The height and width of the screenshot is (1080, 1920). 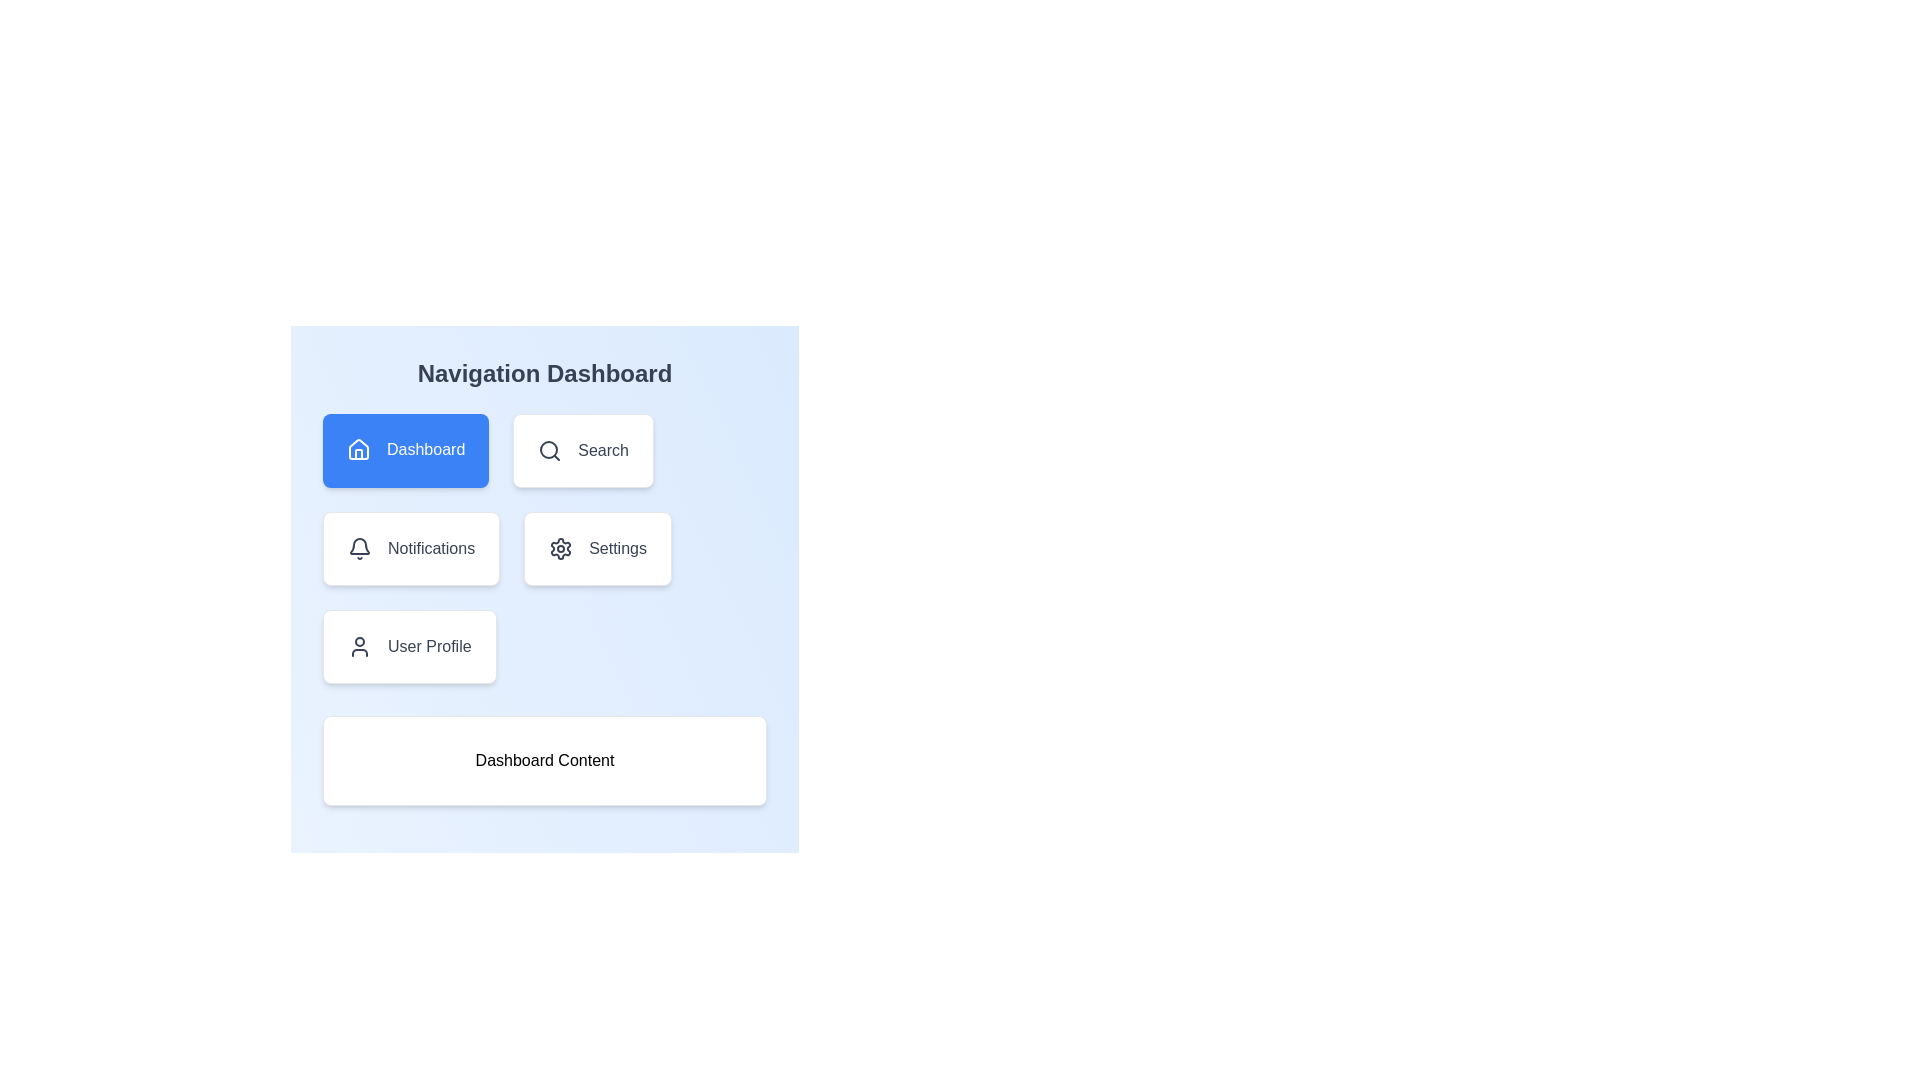 I want to click on the user profile icon, which is a circular head with a shoulder line, located in the bottom-left section of the navigation panel labeled 'User Profile', so click(x=360, y=647).